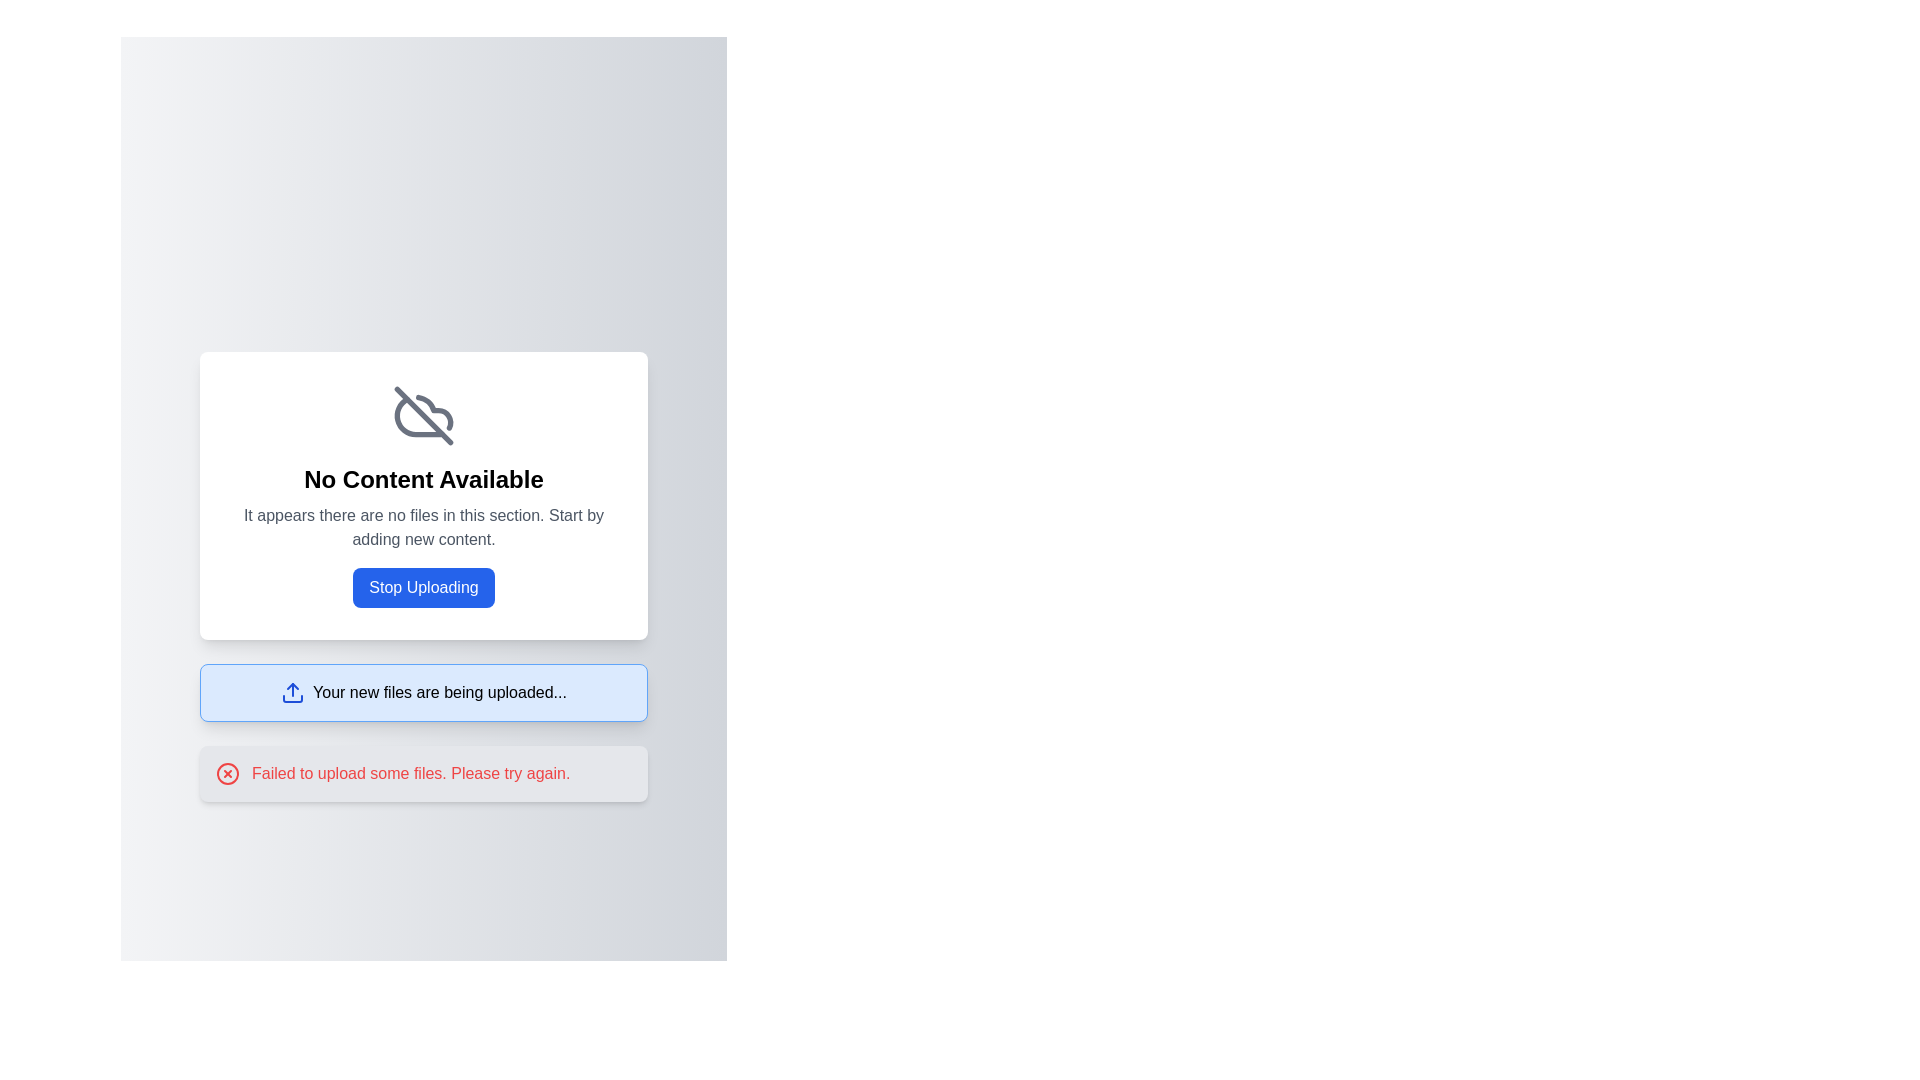  What do you see at coordinates (422, 586) in the screenshot?
I see `the 'Stop Uploading' button, which has a blue background and white text, to observe the visual effect of the hover state` at bounding box center [422, 586].